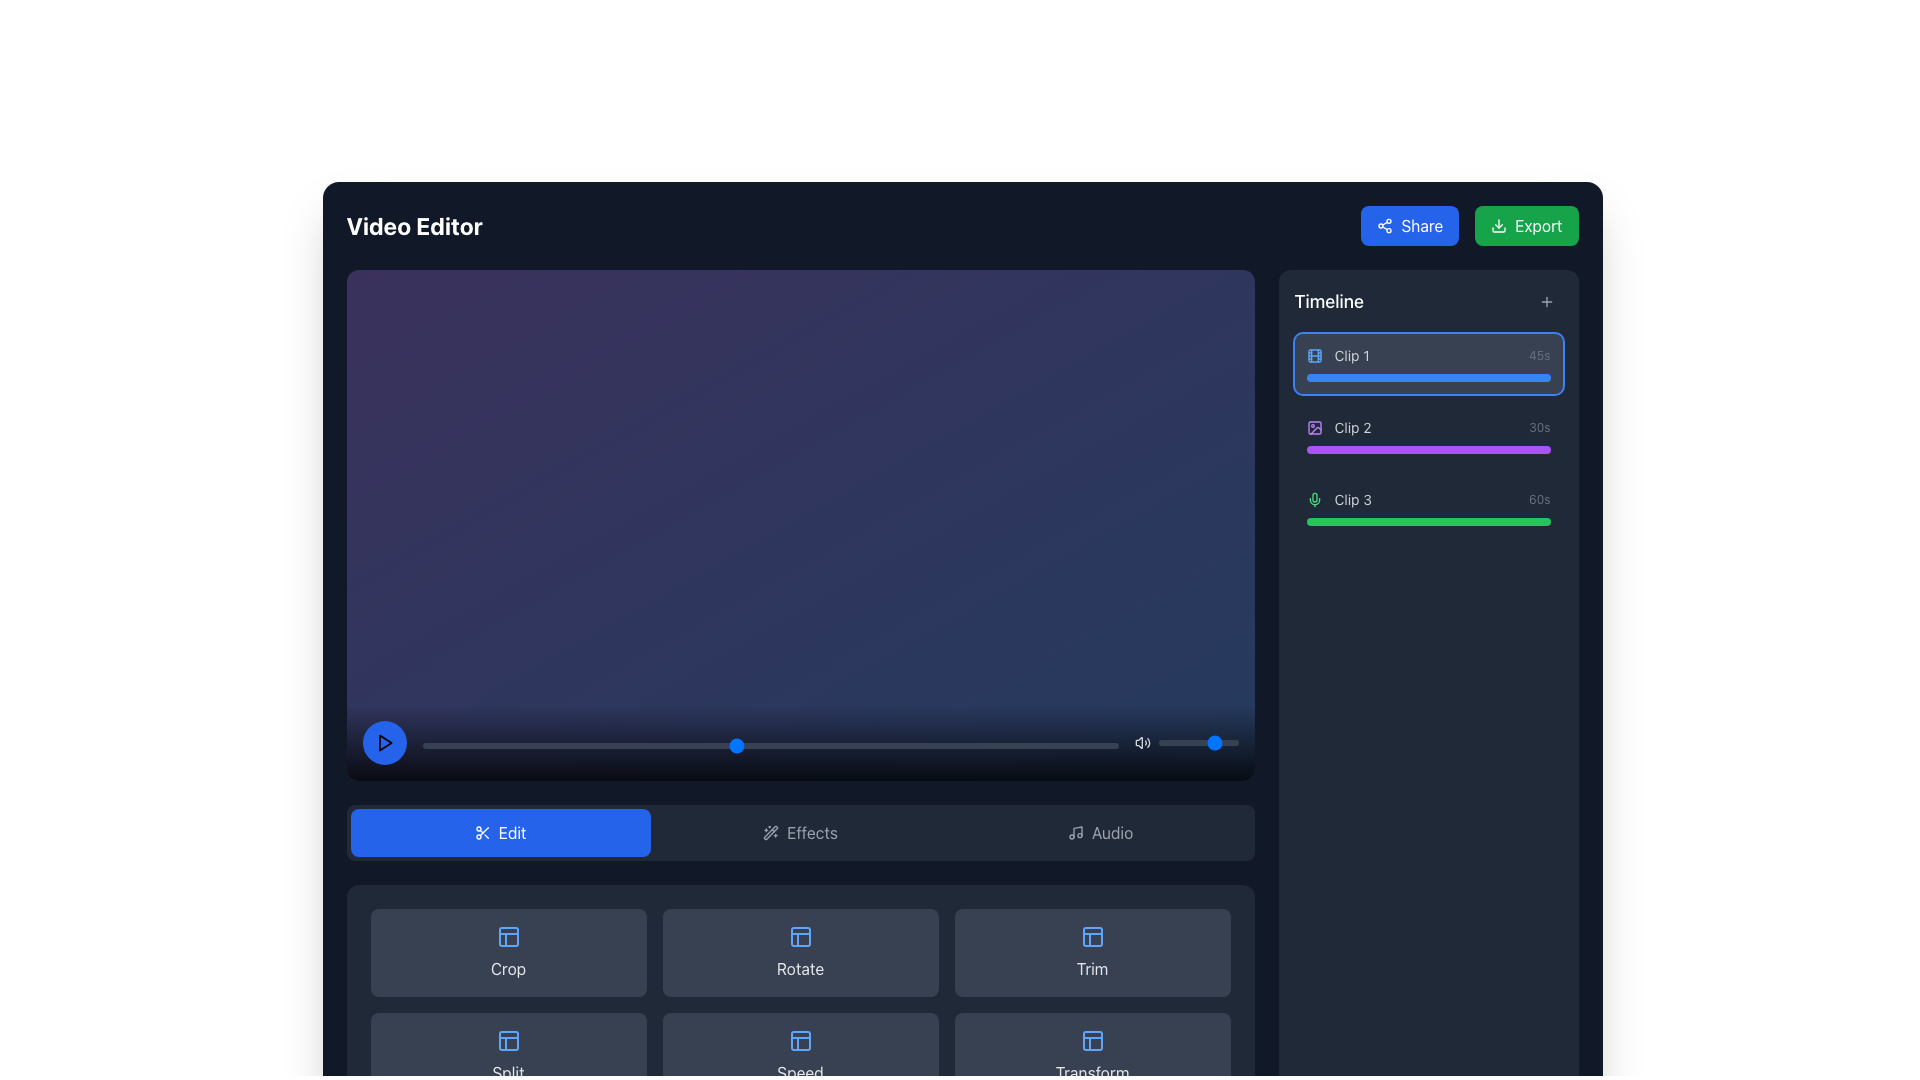  Describe the element at coordinates (1111, 832) in the screenshot. I see `the 'Audio' text label, which is part of a button located in the bottom center of the interface` at that location.